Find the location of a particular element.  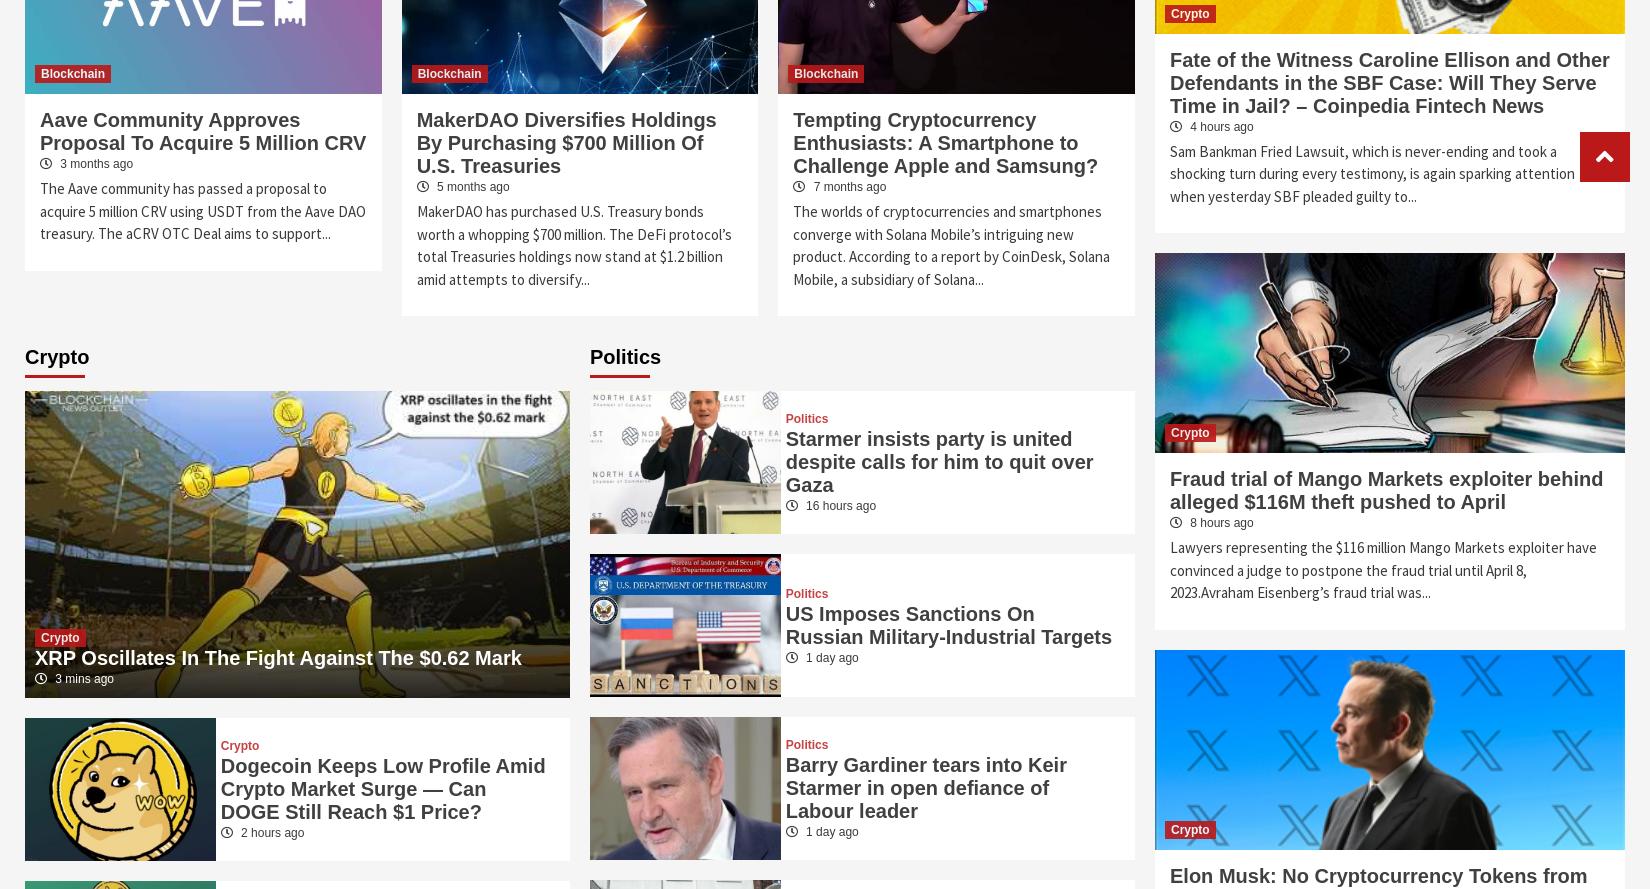

'16 hours ago' is located at coordinates (839, 505).